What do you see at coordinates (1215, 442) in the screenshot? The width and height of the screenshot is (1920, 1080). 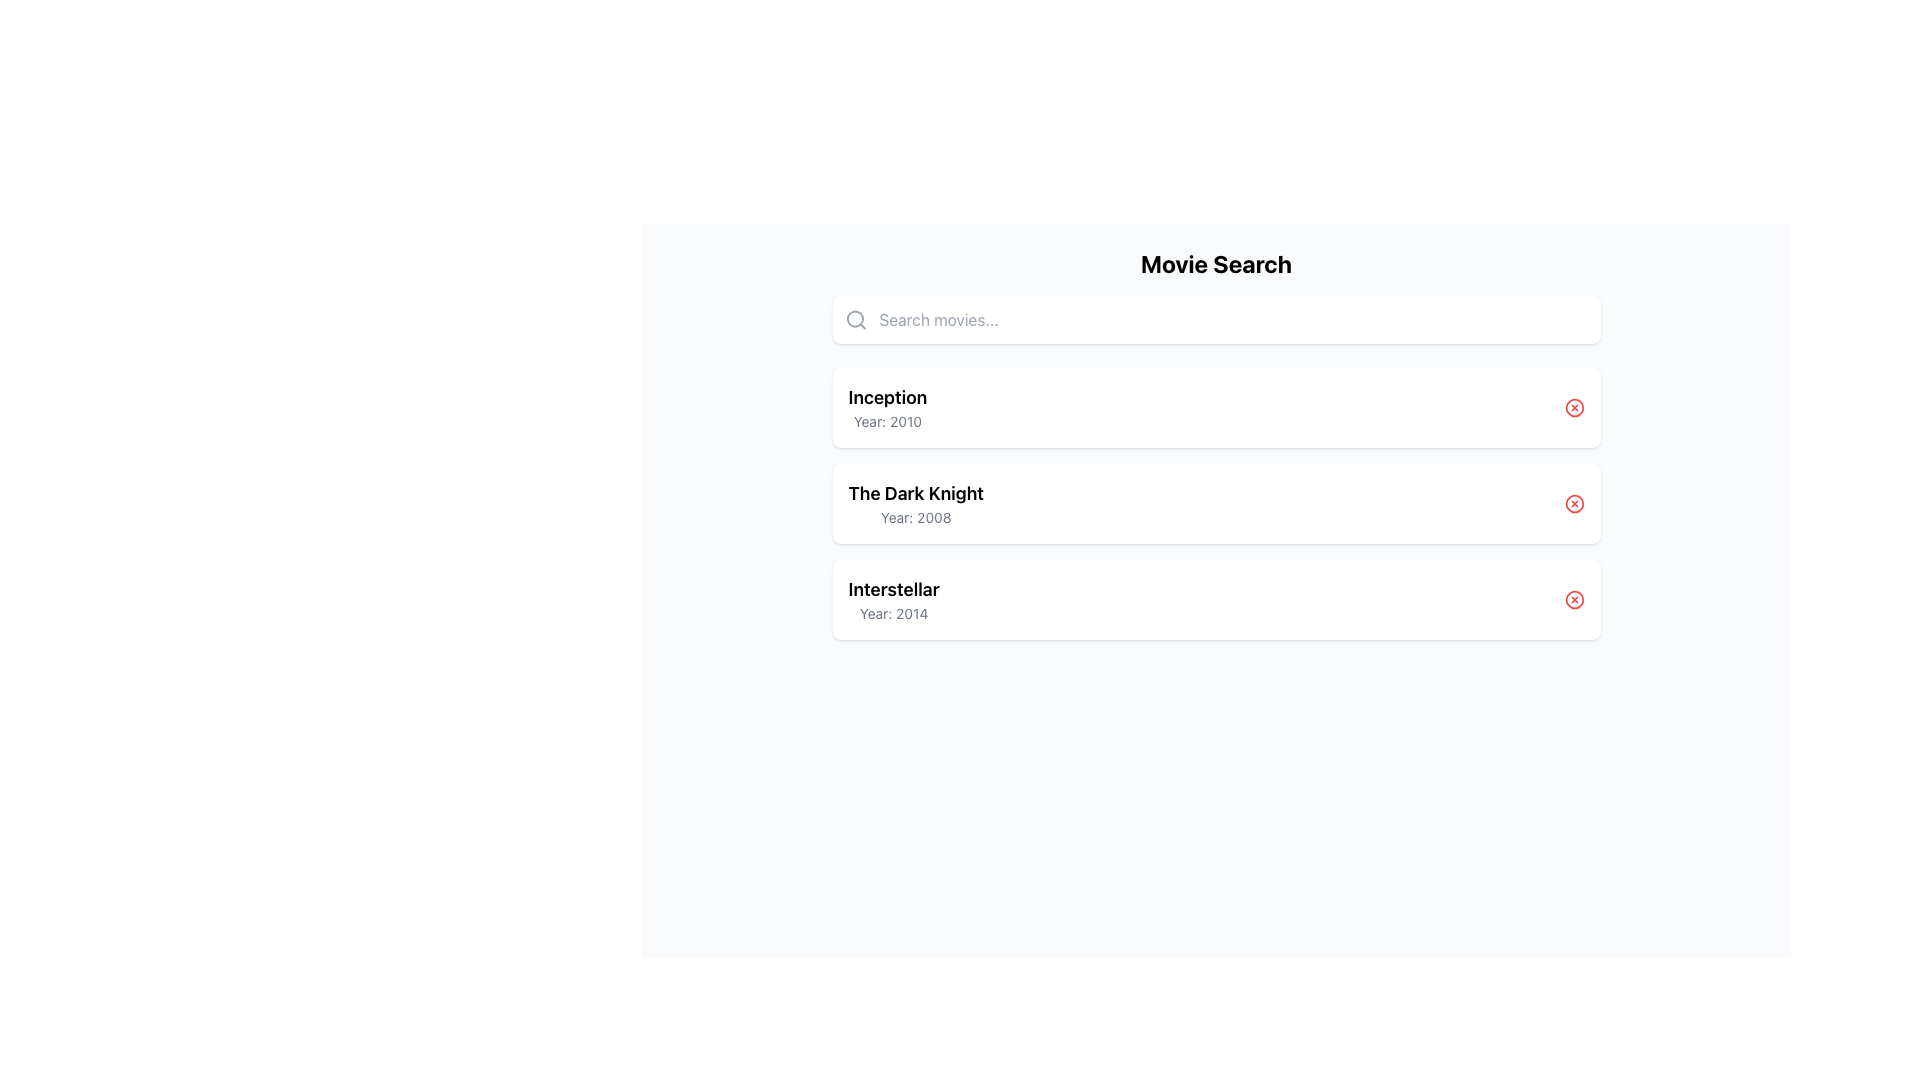 I see `the primary movie list management section, which includes the search bar and movie entries` at bounding box center [1215, 442].